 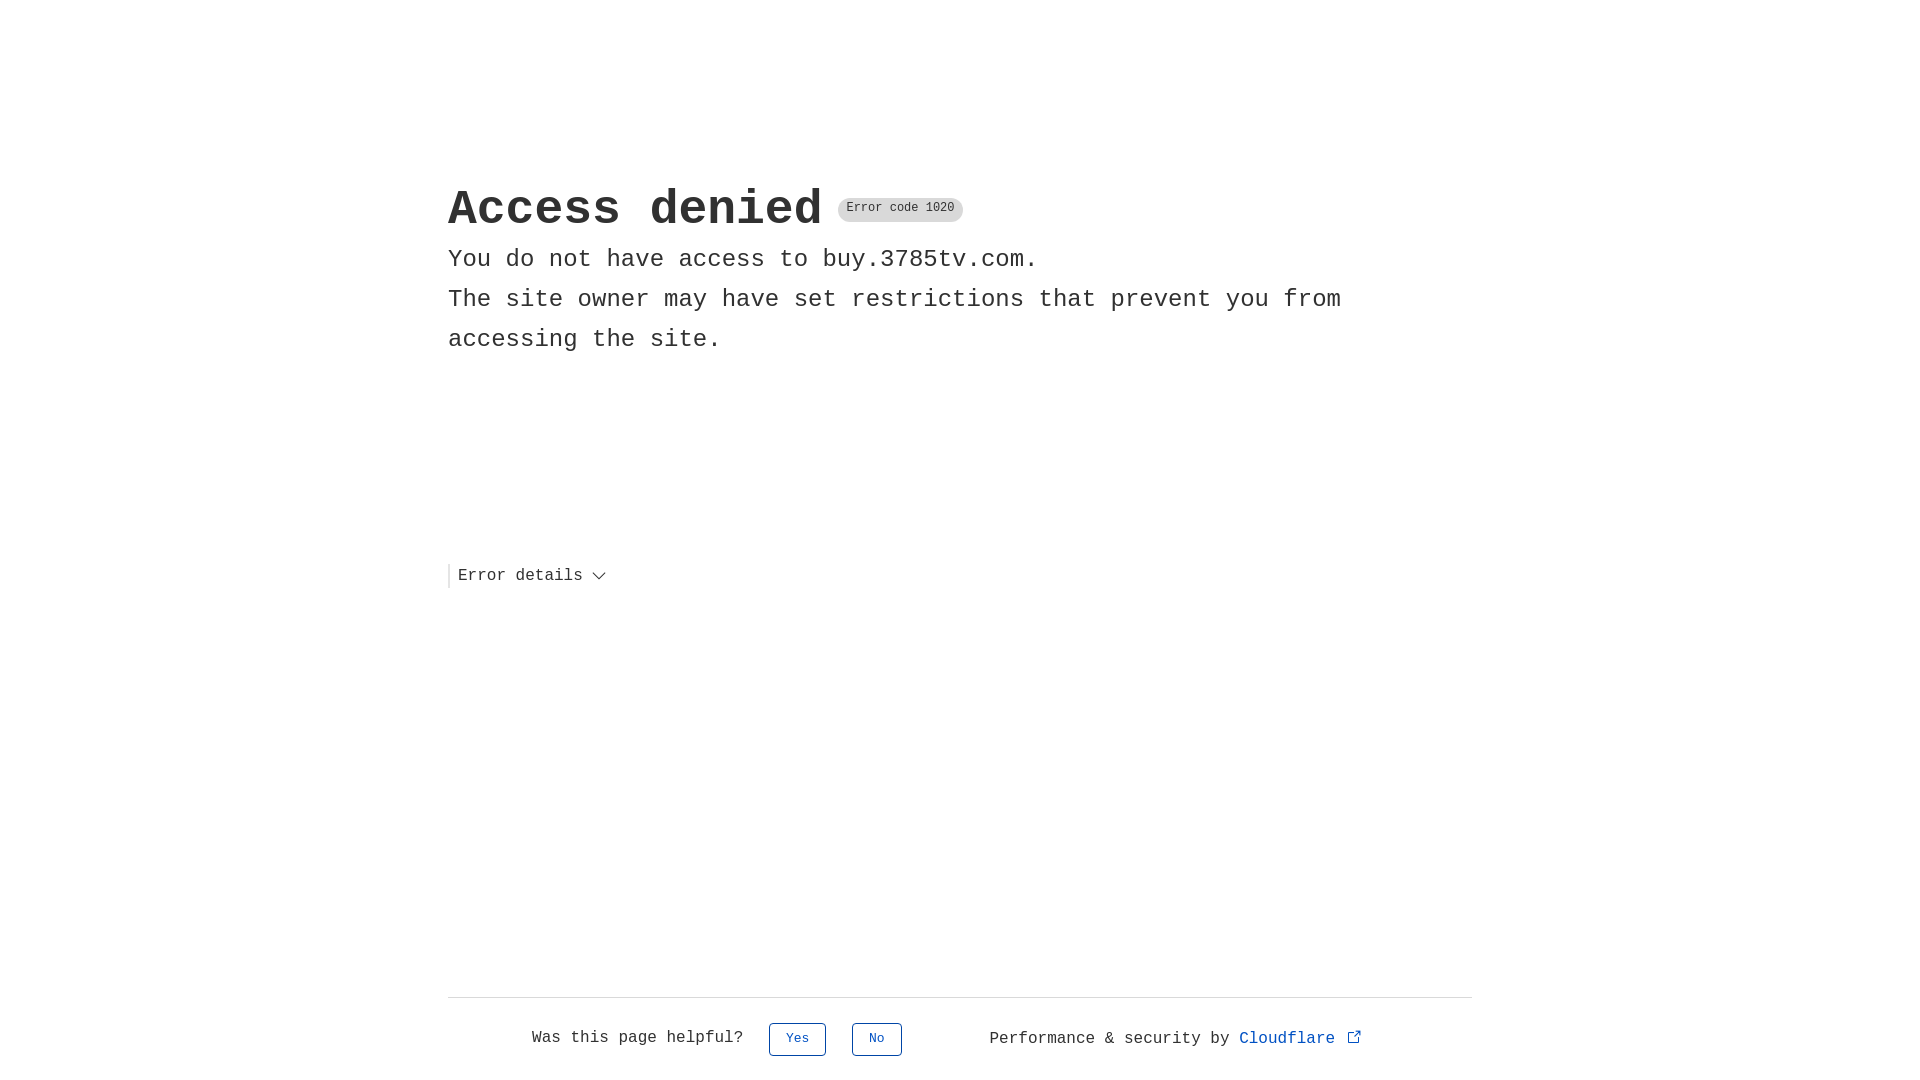 I want to click on 'Yes', so click(x=796, y=1038).